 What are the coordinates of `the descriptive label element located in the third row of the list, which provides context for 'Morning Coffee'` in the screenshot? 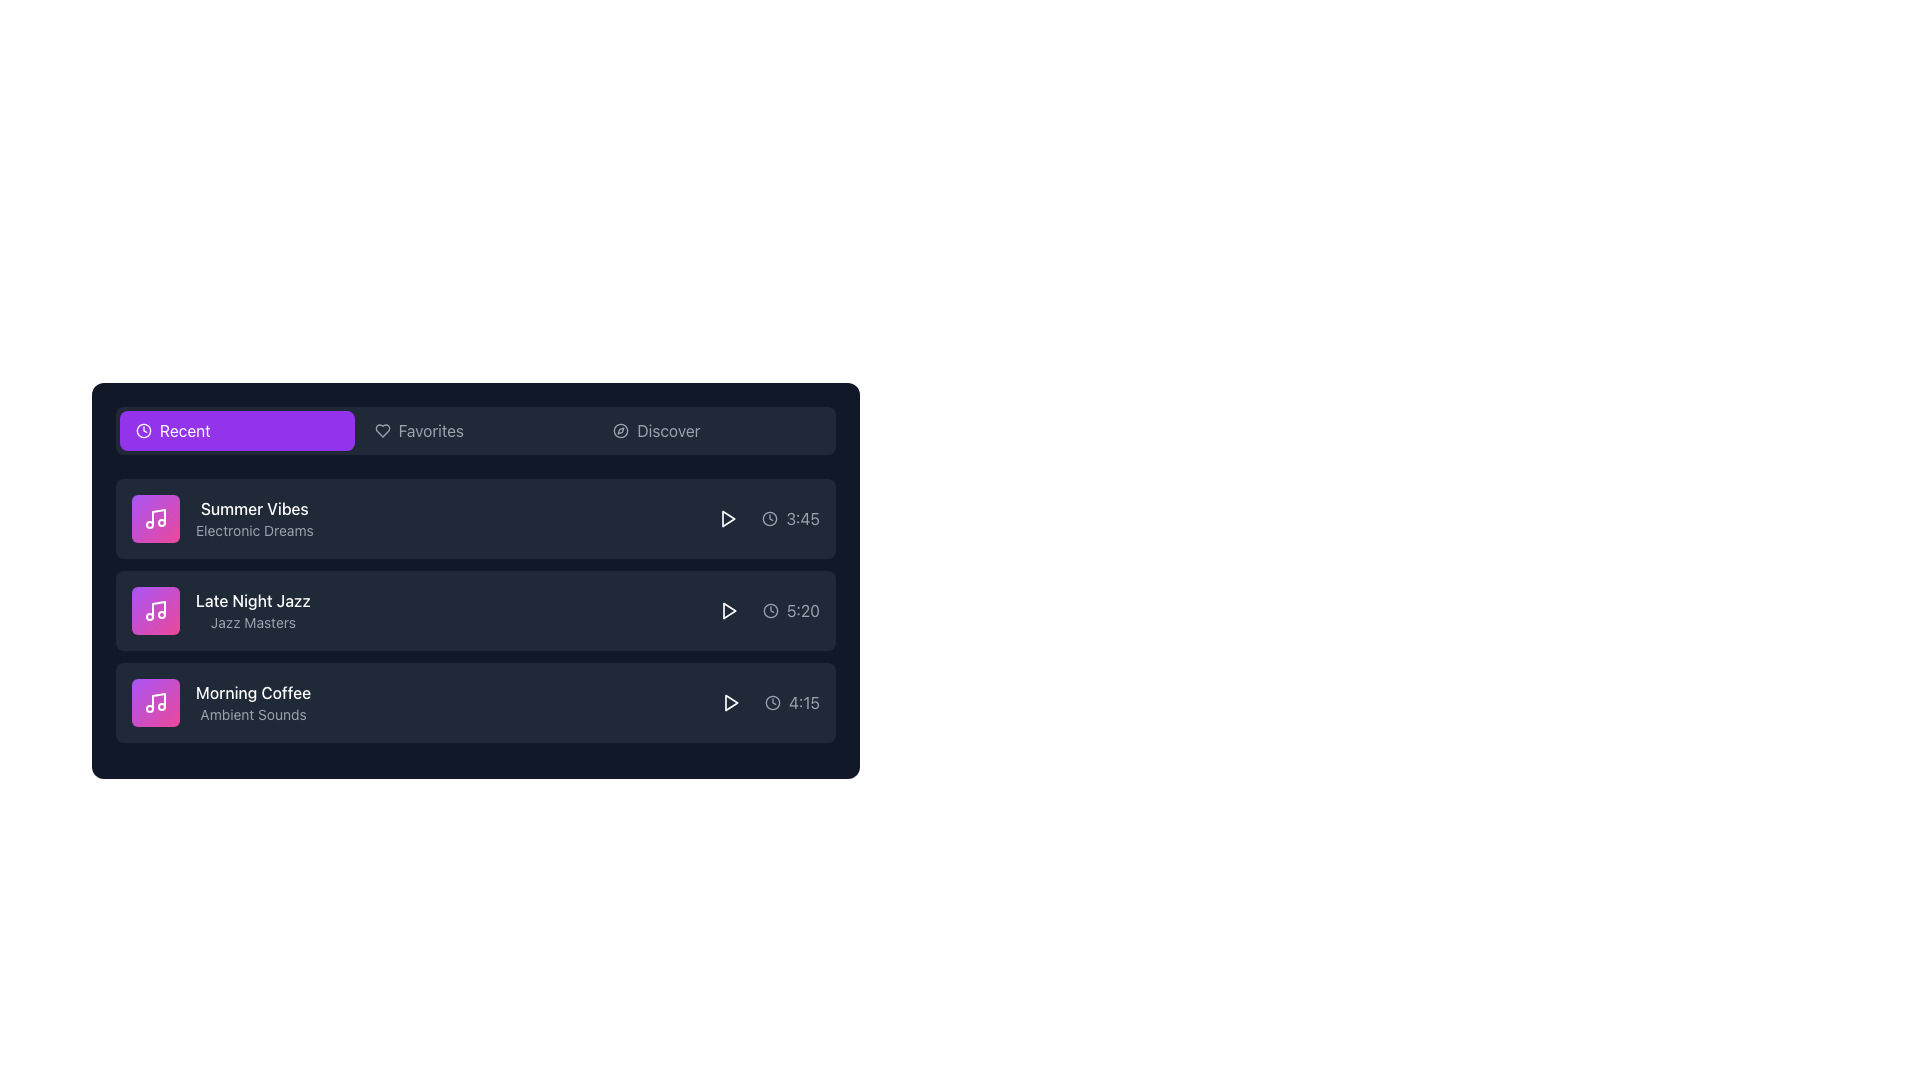 It's located at (252, 713).